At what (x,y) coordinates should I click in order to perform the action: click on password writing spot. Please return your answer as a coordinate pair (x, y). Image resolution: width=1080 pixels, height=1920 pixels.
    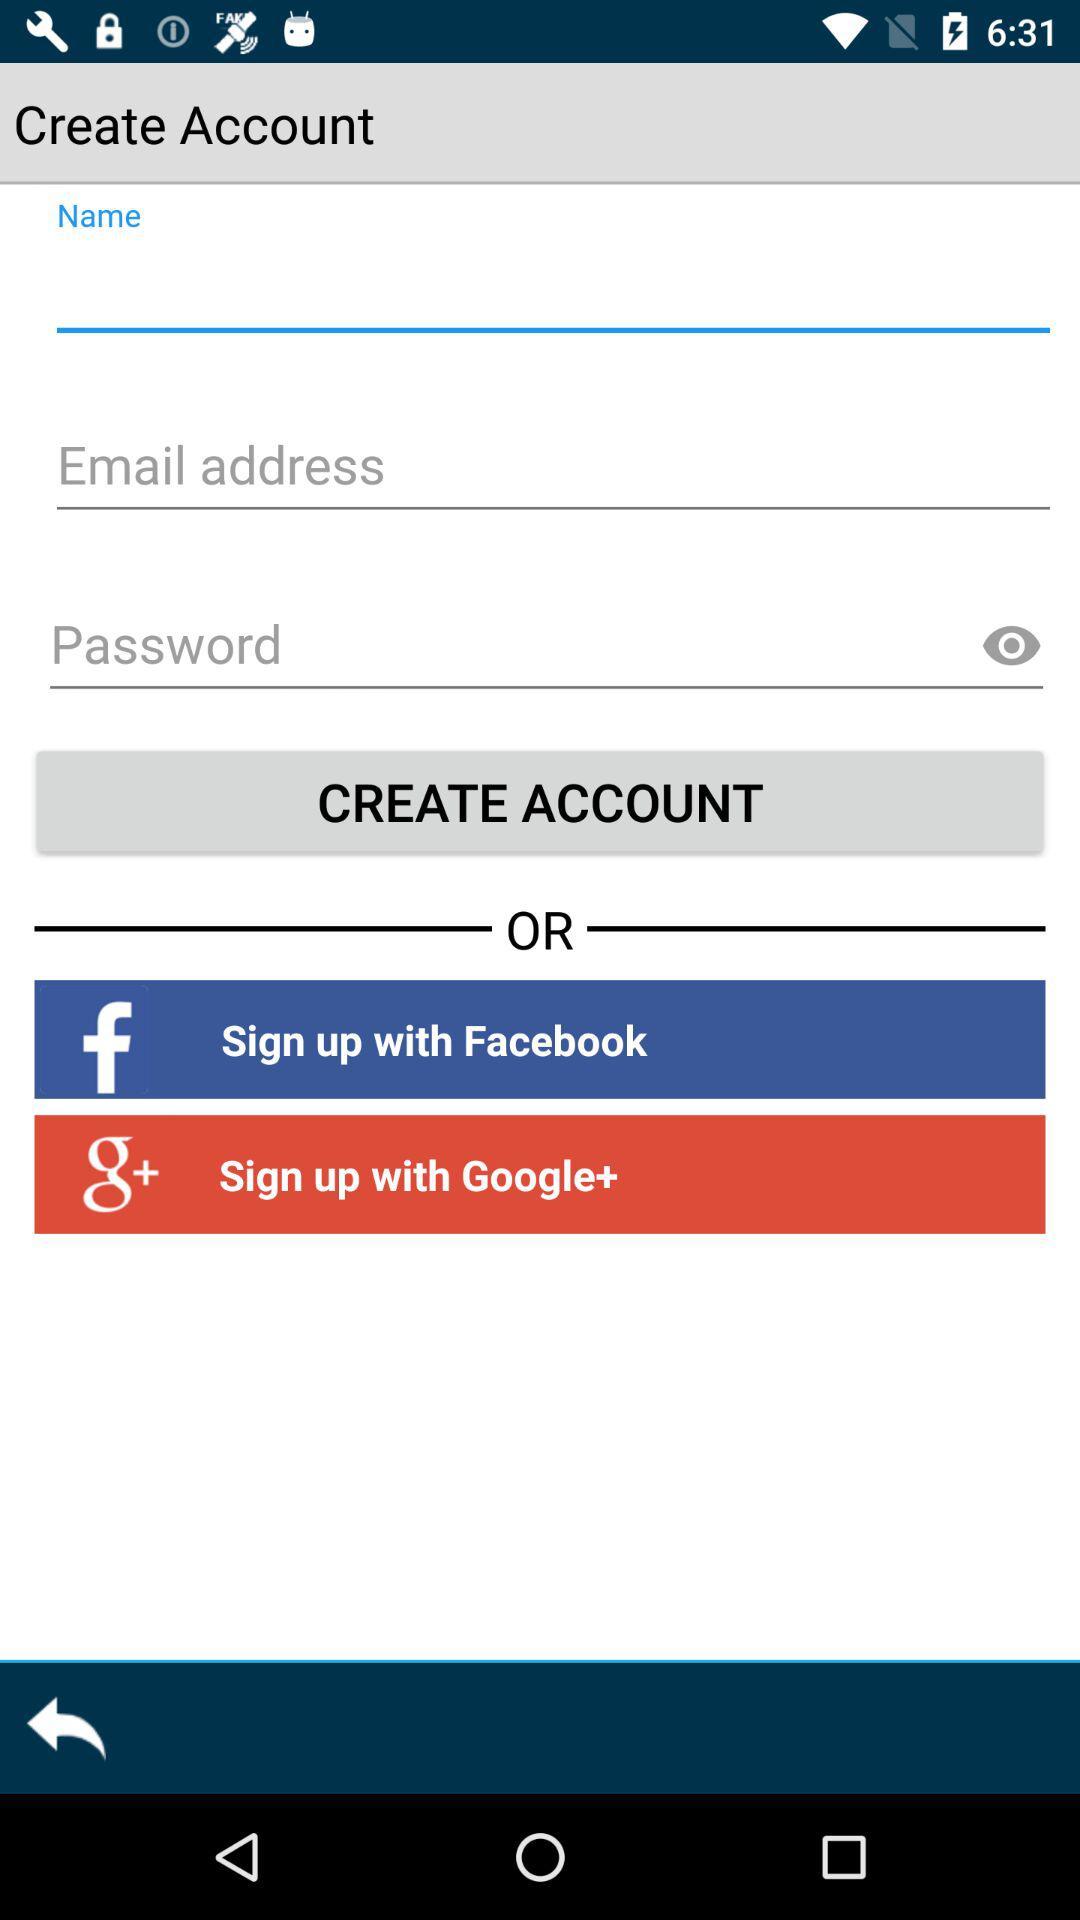
    Looking at the image, I should click on (546, 647).